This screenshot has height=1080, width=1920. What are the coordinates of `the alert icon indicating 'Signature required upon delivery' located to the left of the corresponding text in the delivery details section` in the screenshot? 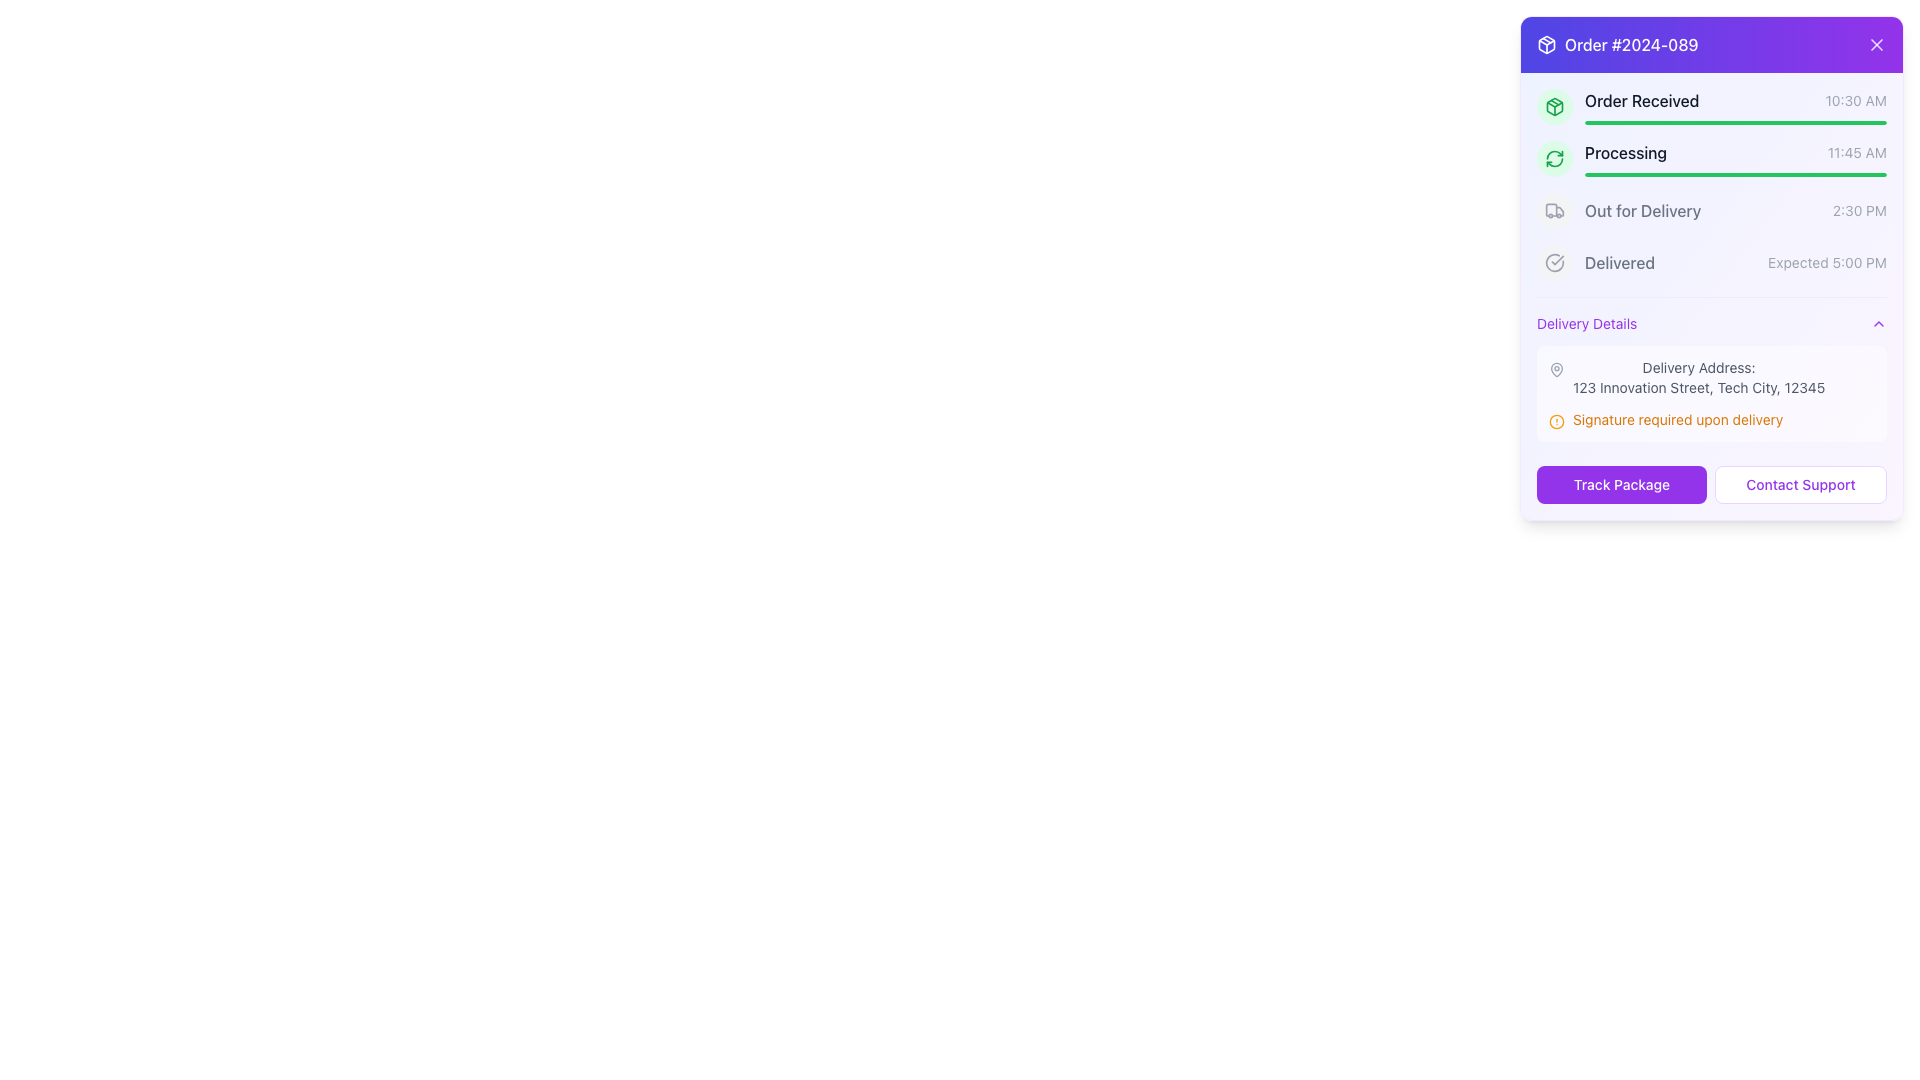 It's located at (1555, 420).